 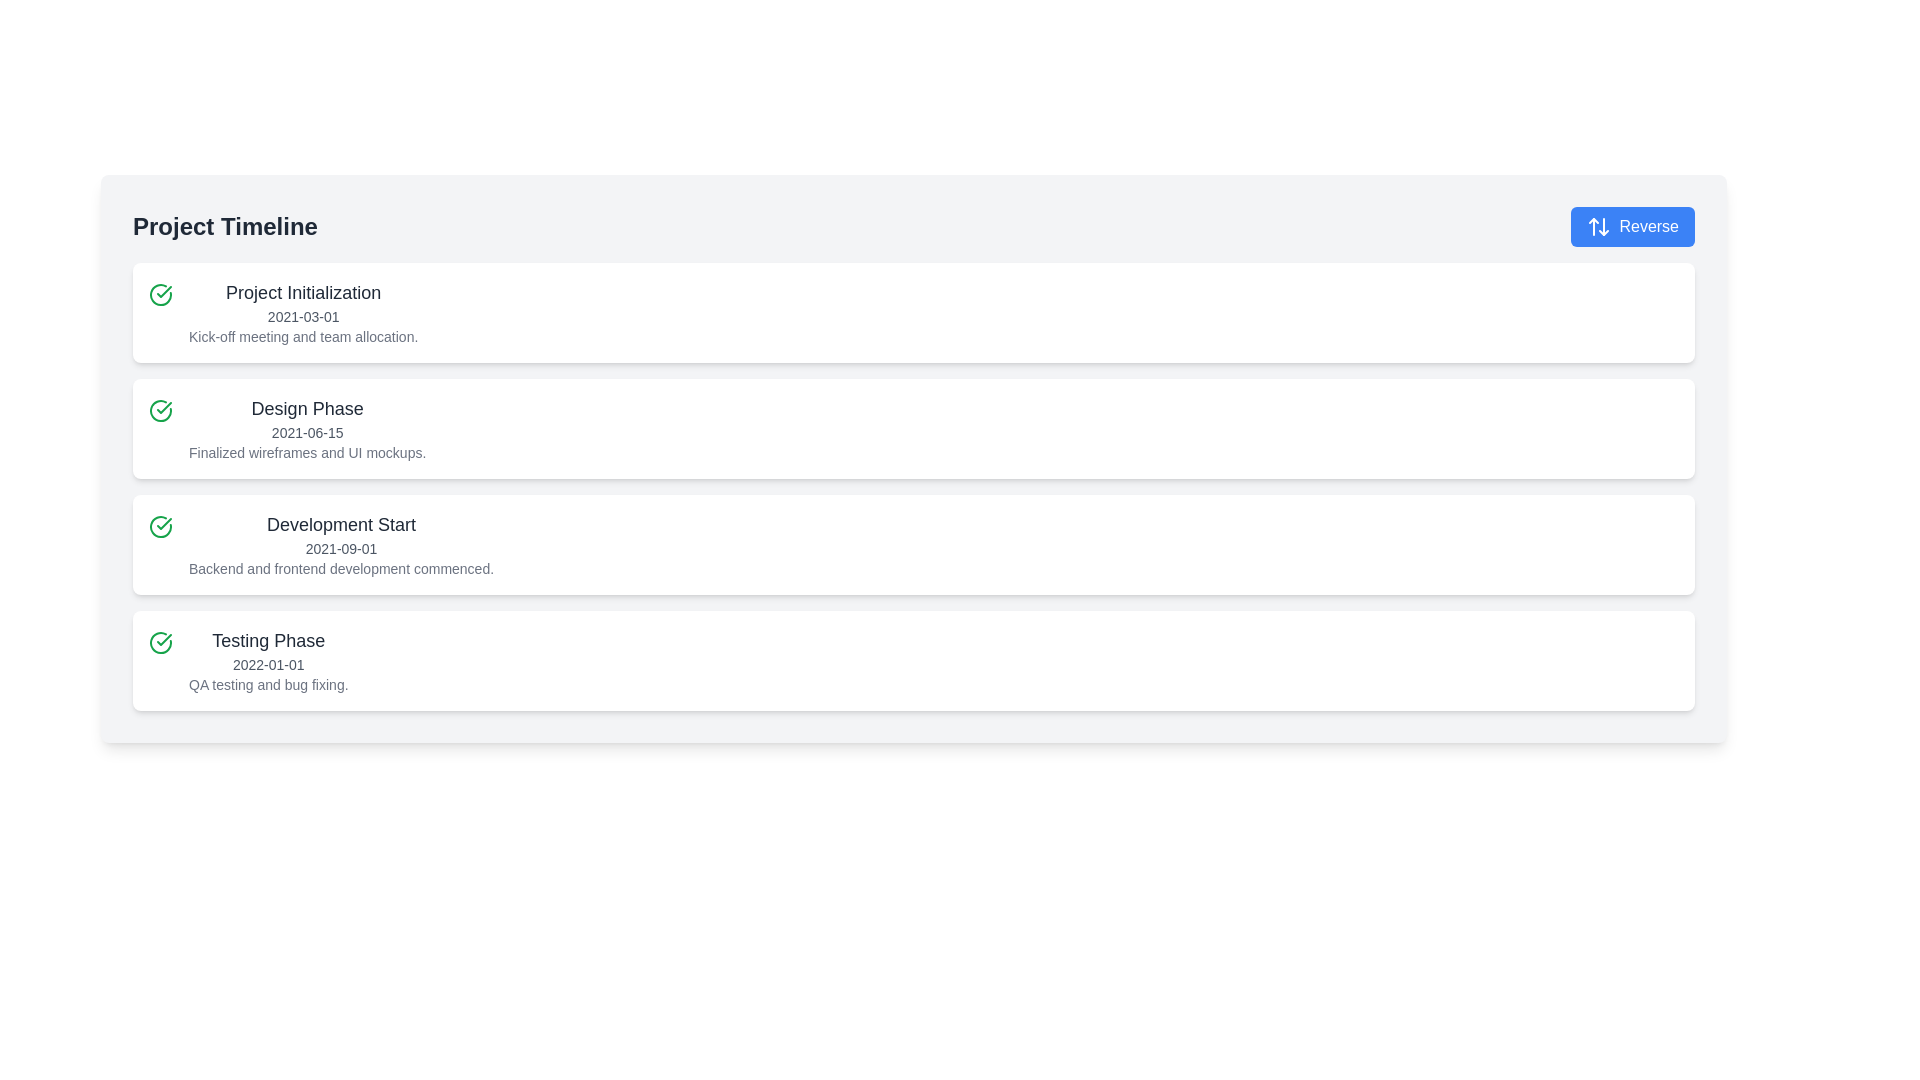 I want to click on the button labeled 'Reverse' located in the top-right corner of the interface, so click(x=1649, y=226).